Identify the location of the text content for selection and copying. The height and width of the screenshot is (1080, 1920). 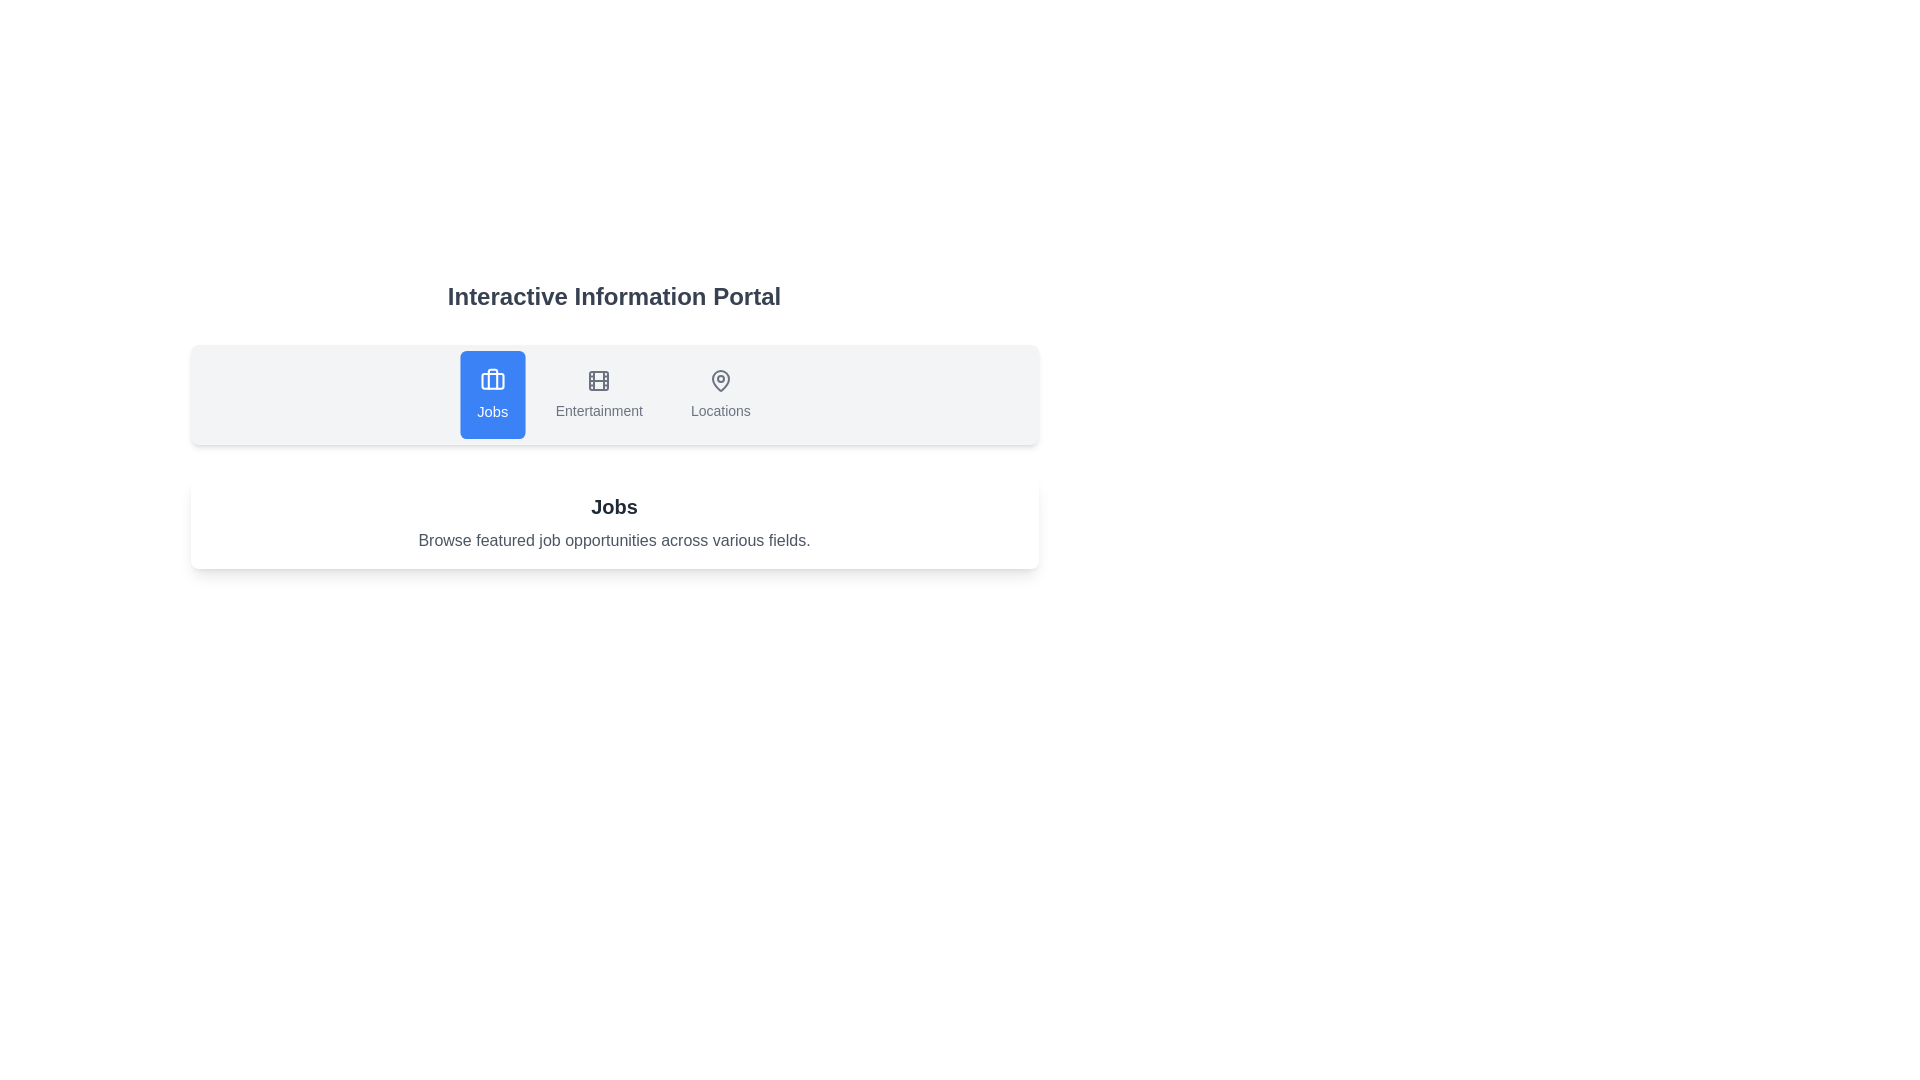
(206, 493).